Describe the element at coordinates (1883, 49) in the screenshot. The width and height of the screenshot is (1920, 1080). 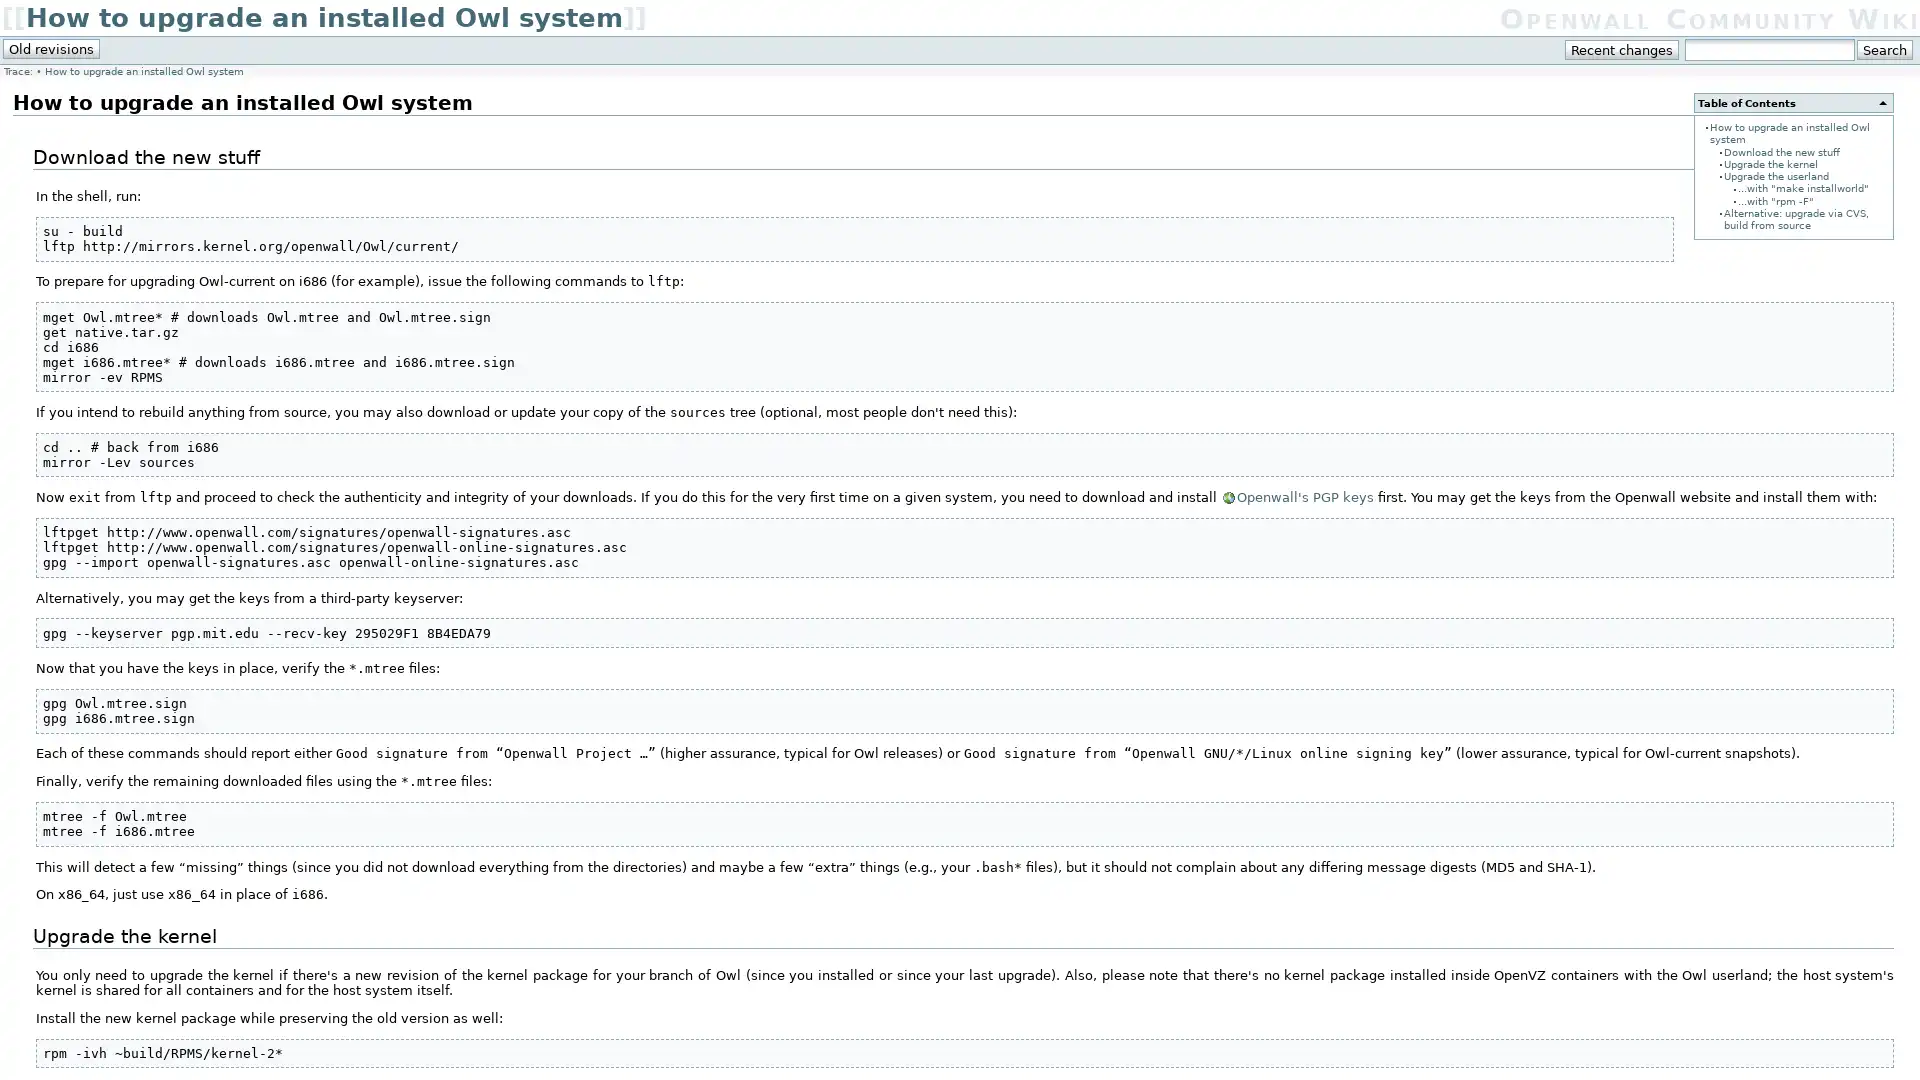
I see `Search` at that location.